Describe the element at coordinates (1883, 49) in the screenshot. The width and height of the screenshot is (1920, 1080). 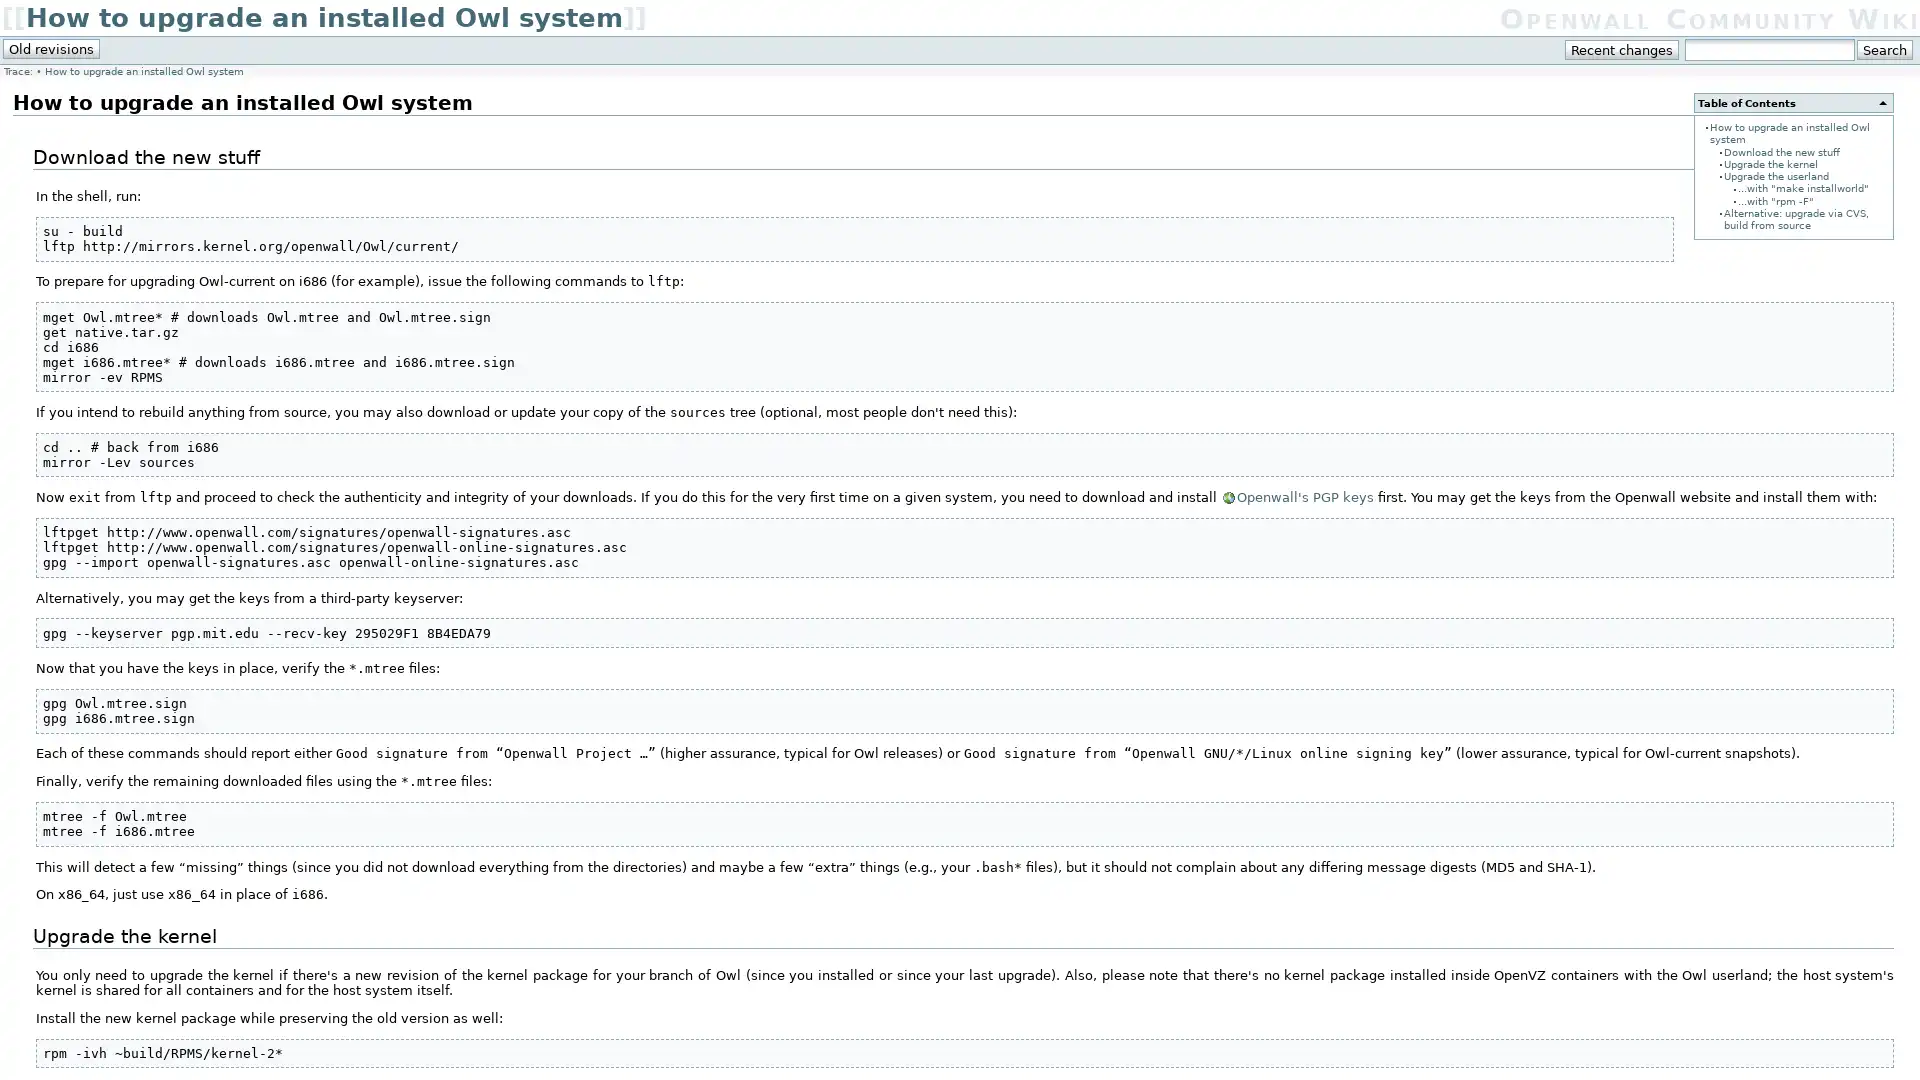
I see `Search` at that location.